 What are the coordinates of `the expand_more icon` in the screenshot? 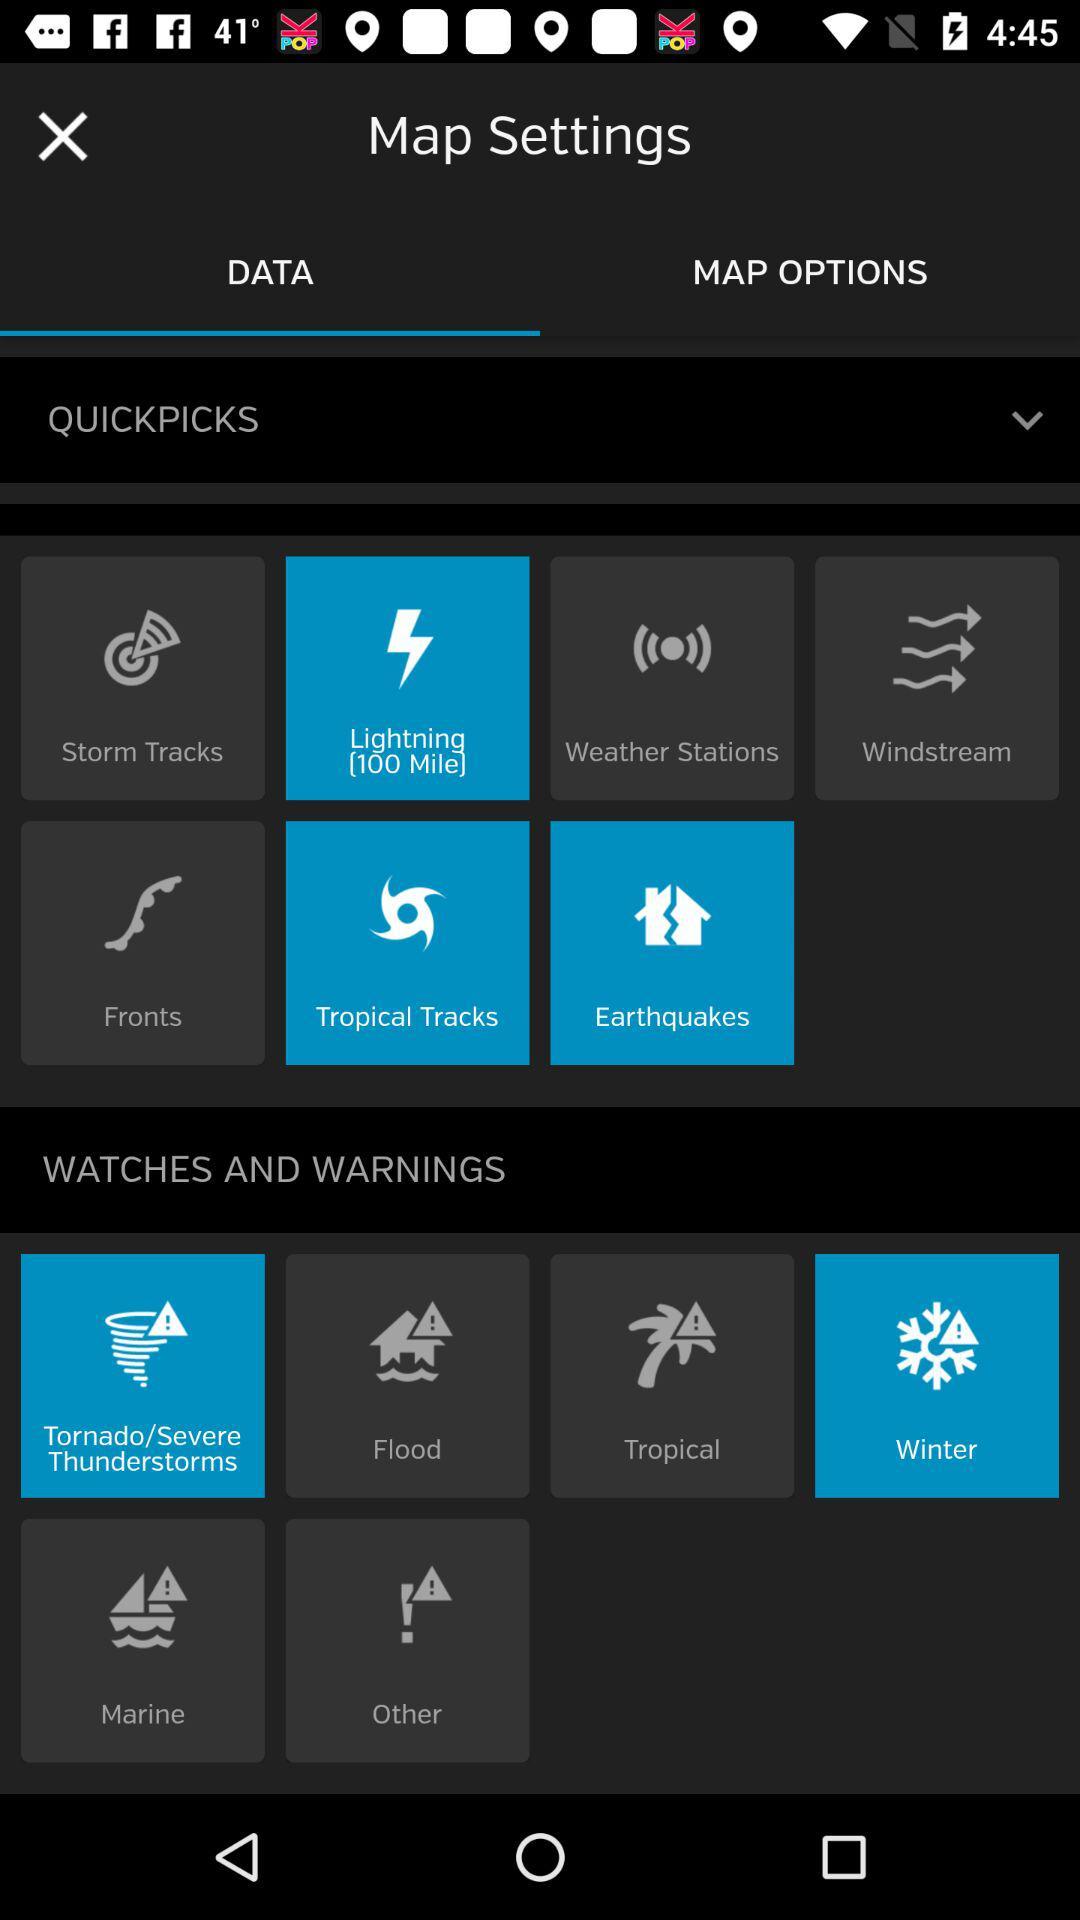 It's located at (1027, 419).